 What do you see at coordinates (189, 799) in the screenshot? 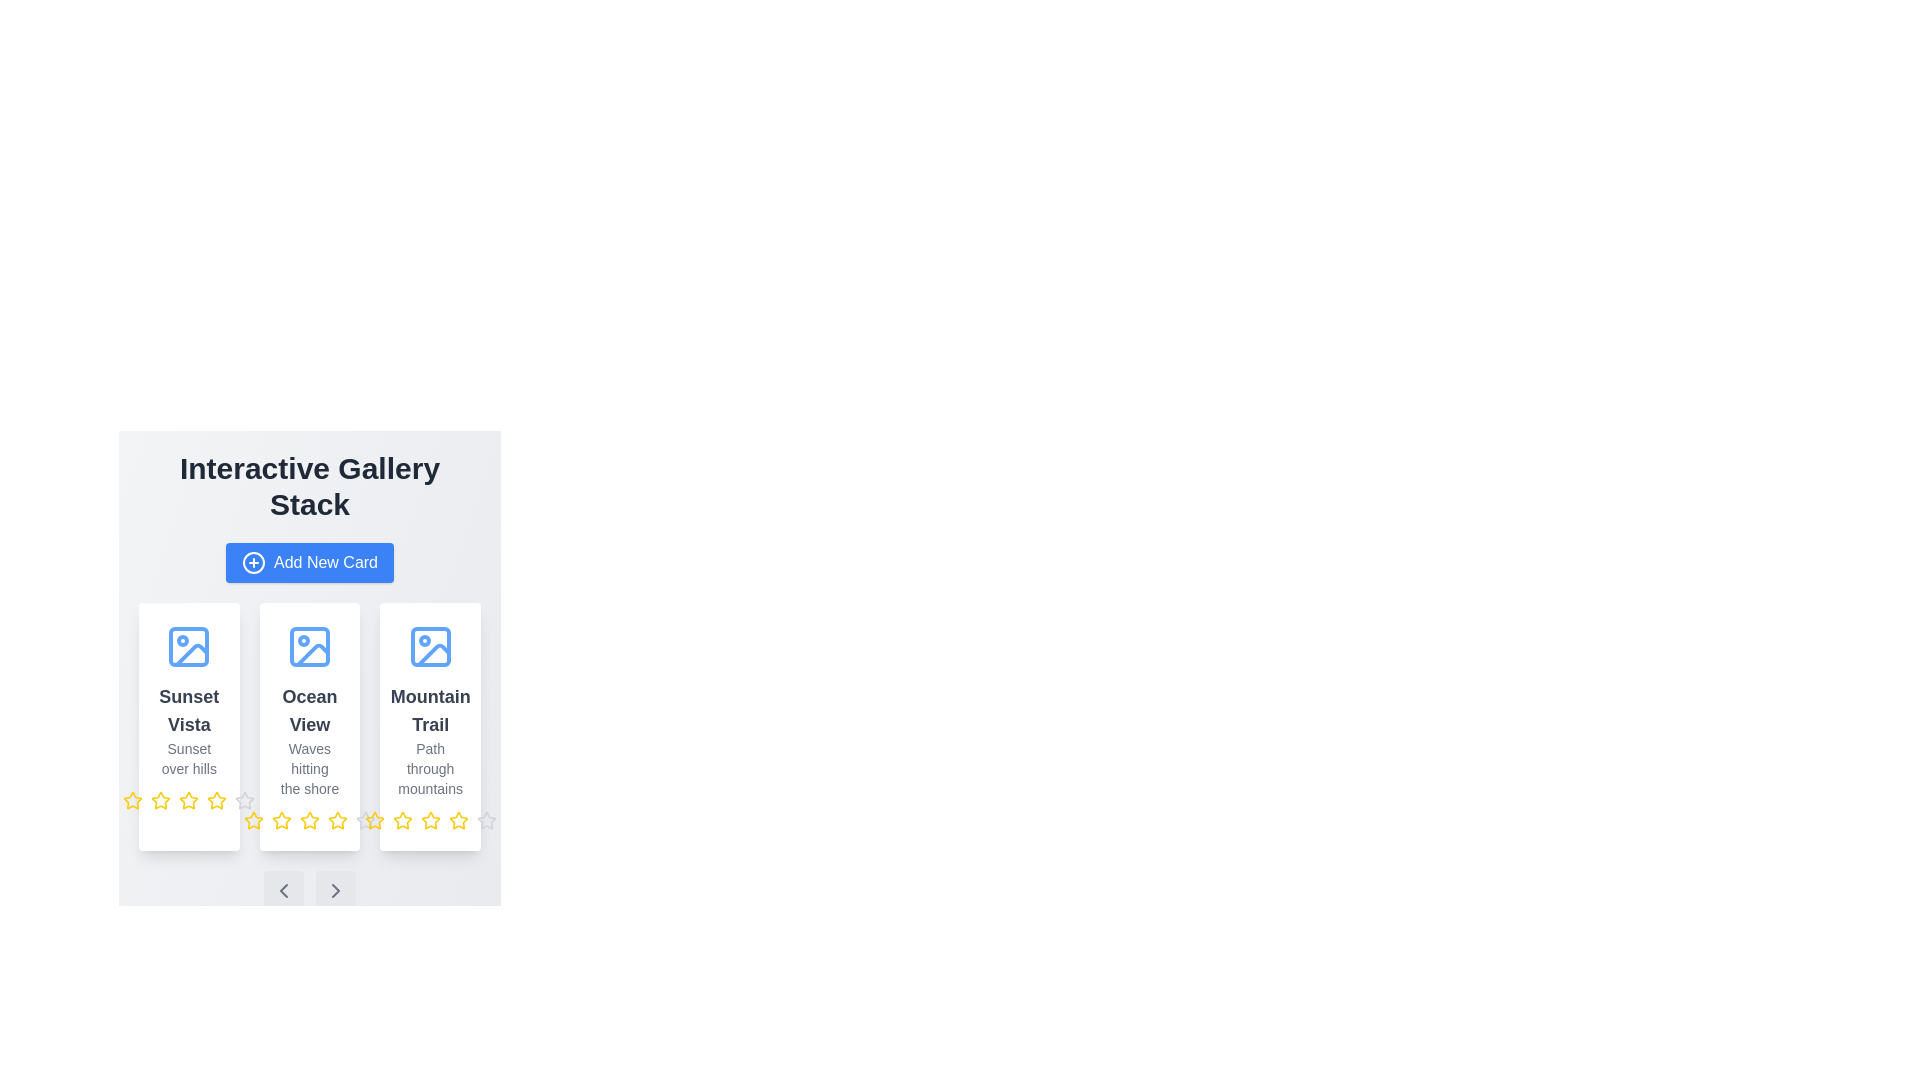
I see `the third star in the rating group beneath the 'Sunset Vista' card` at bounding box center [189, 799].